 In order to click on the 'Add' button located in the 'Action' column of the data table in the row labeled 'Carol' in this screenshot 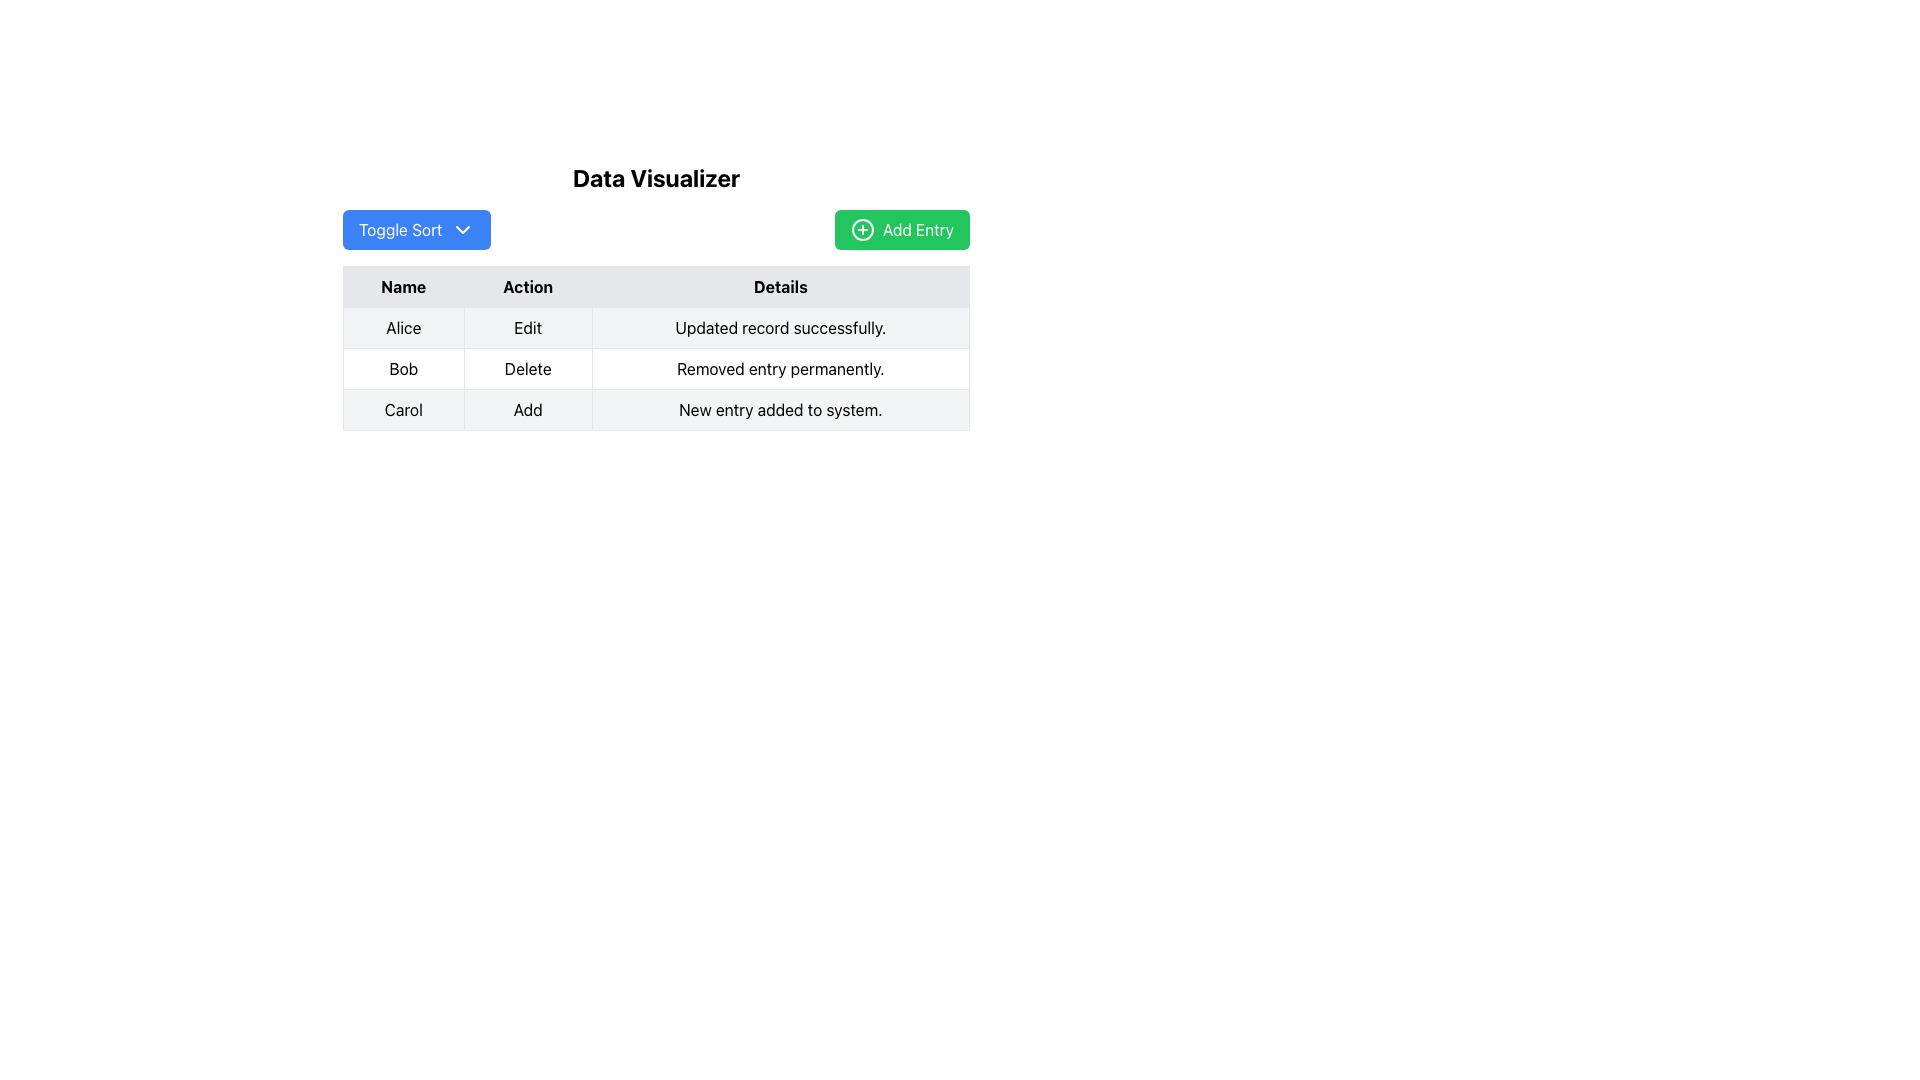, I will do `click(528, 408)`.